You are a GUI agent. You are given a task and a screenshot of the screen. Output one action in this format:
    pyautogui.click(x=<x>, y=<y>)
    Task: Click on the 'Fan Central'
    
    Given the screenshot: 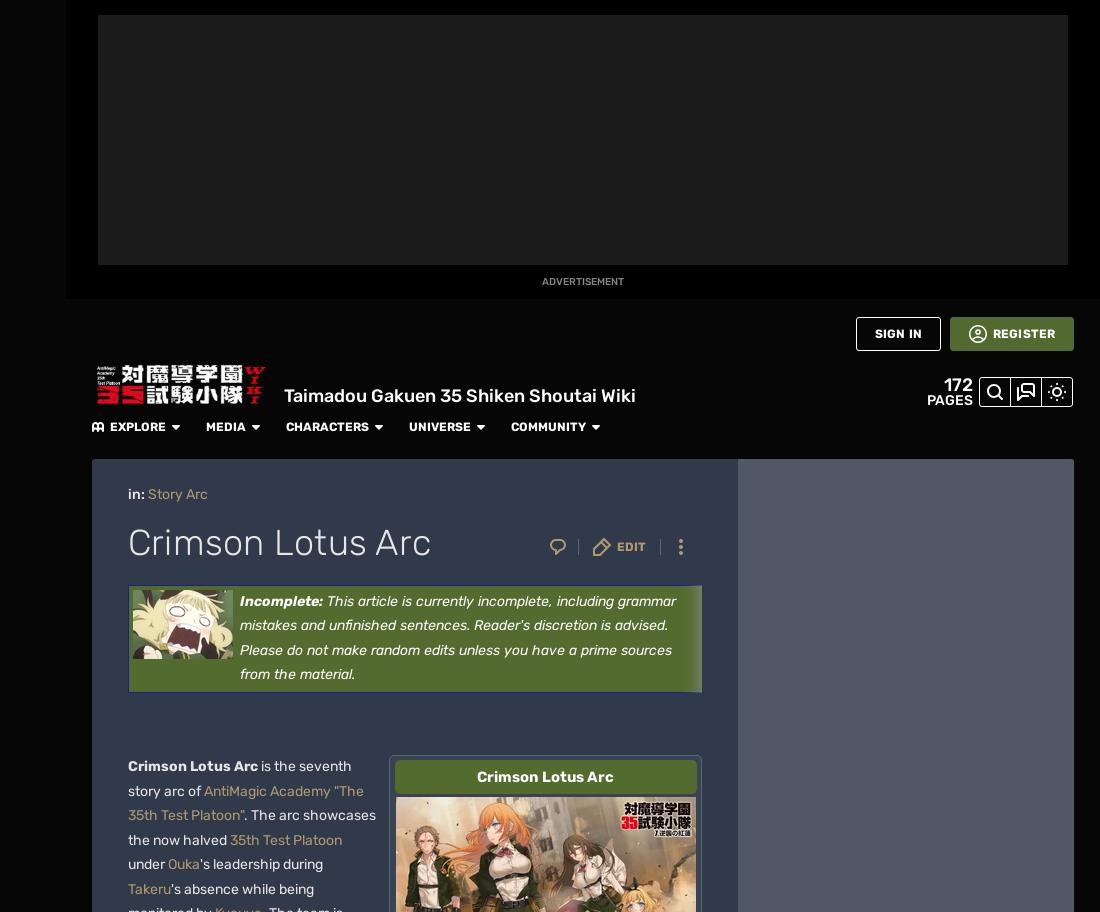 What is the action you would take?
    pyautogui.click(x=32, y=190)
    